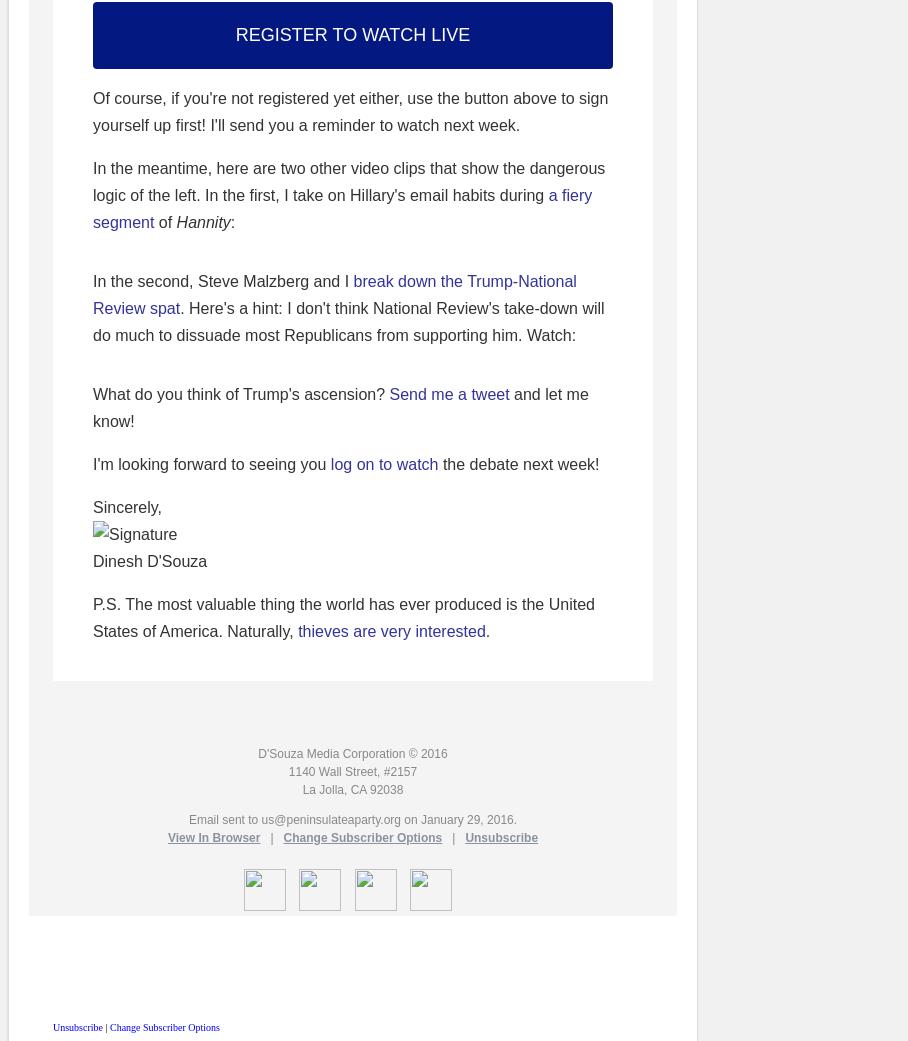  What do you see at coordinates (518, 463) in the screenshot?
I see `'the debate next week!'` at bounding box center [518, 463].